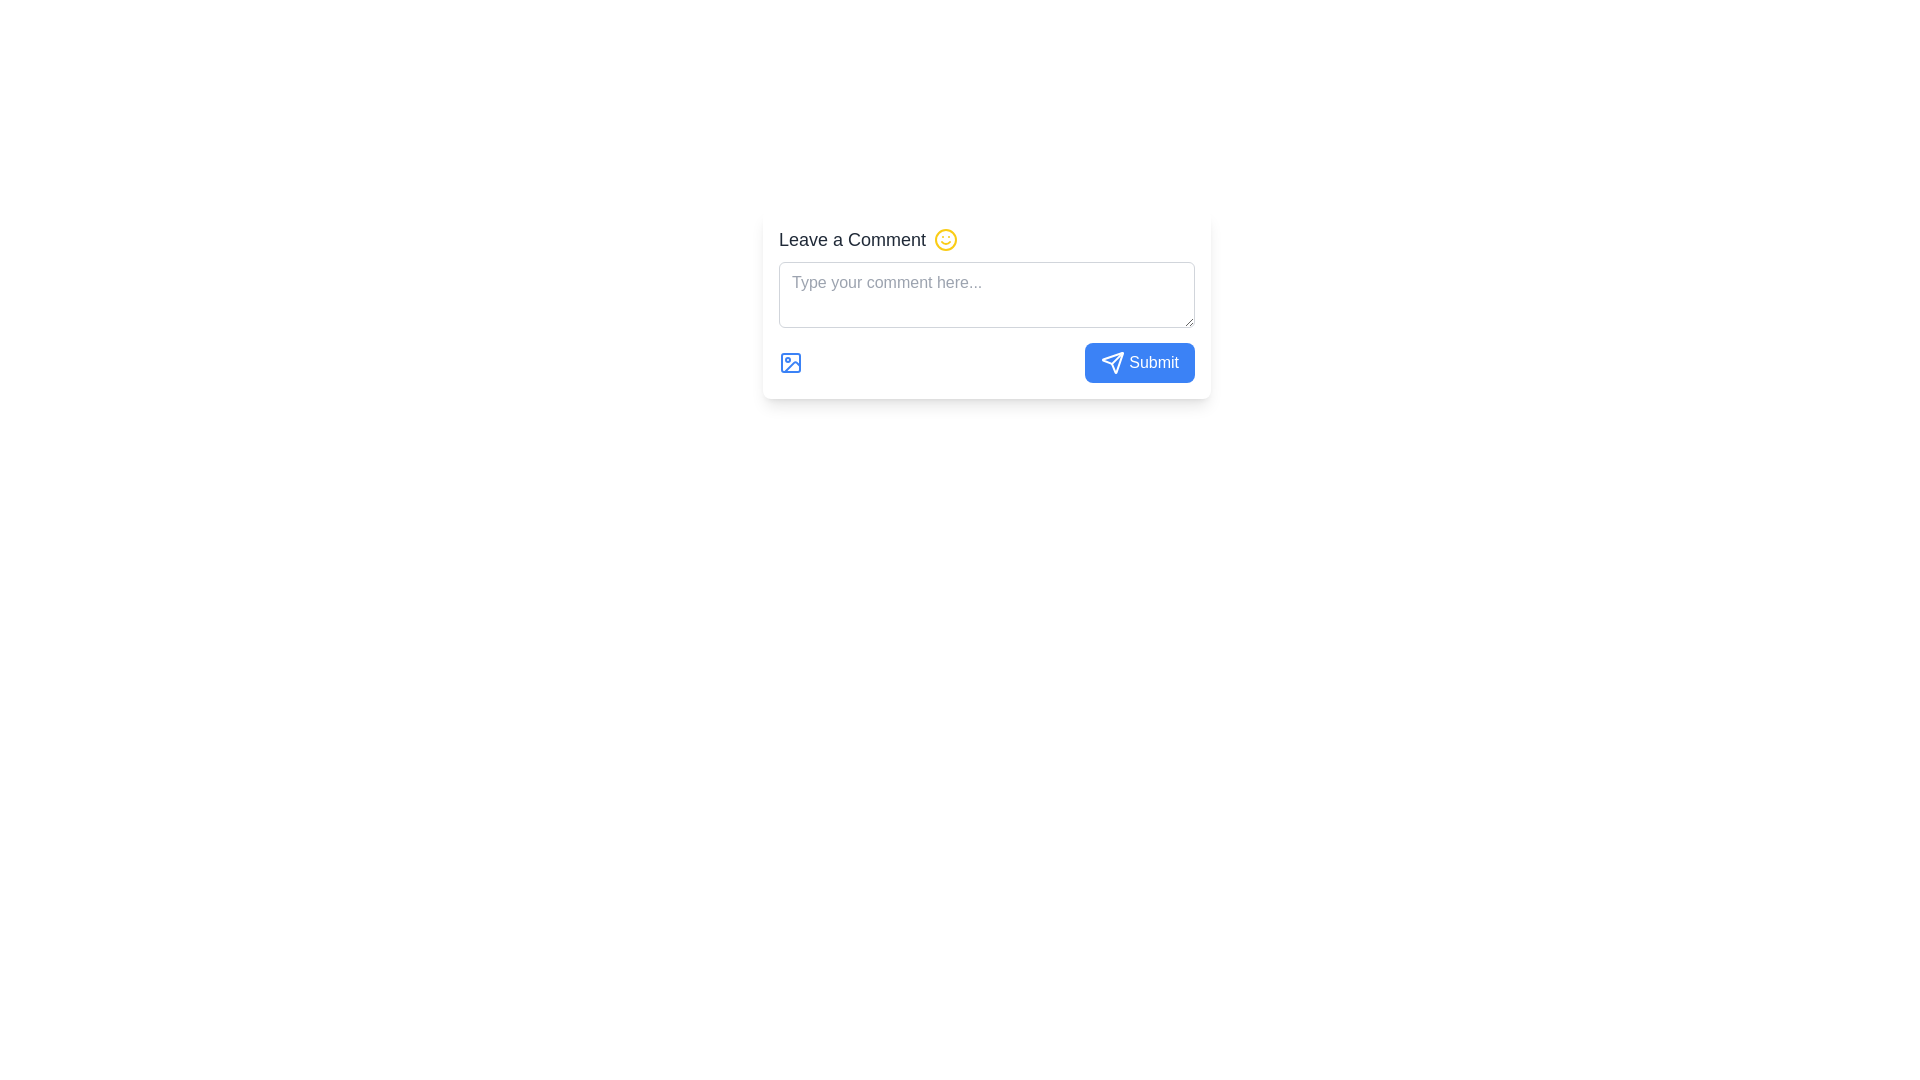 This screenshot has width=1920, height=1080. Describe the element at coordinates (945, 238) in the screenshot. I see `the central circular part of the smiley face icon, which is a yellow SVG graphic located at the top-left corner of the comment input box` at that location.